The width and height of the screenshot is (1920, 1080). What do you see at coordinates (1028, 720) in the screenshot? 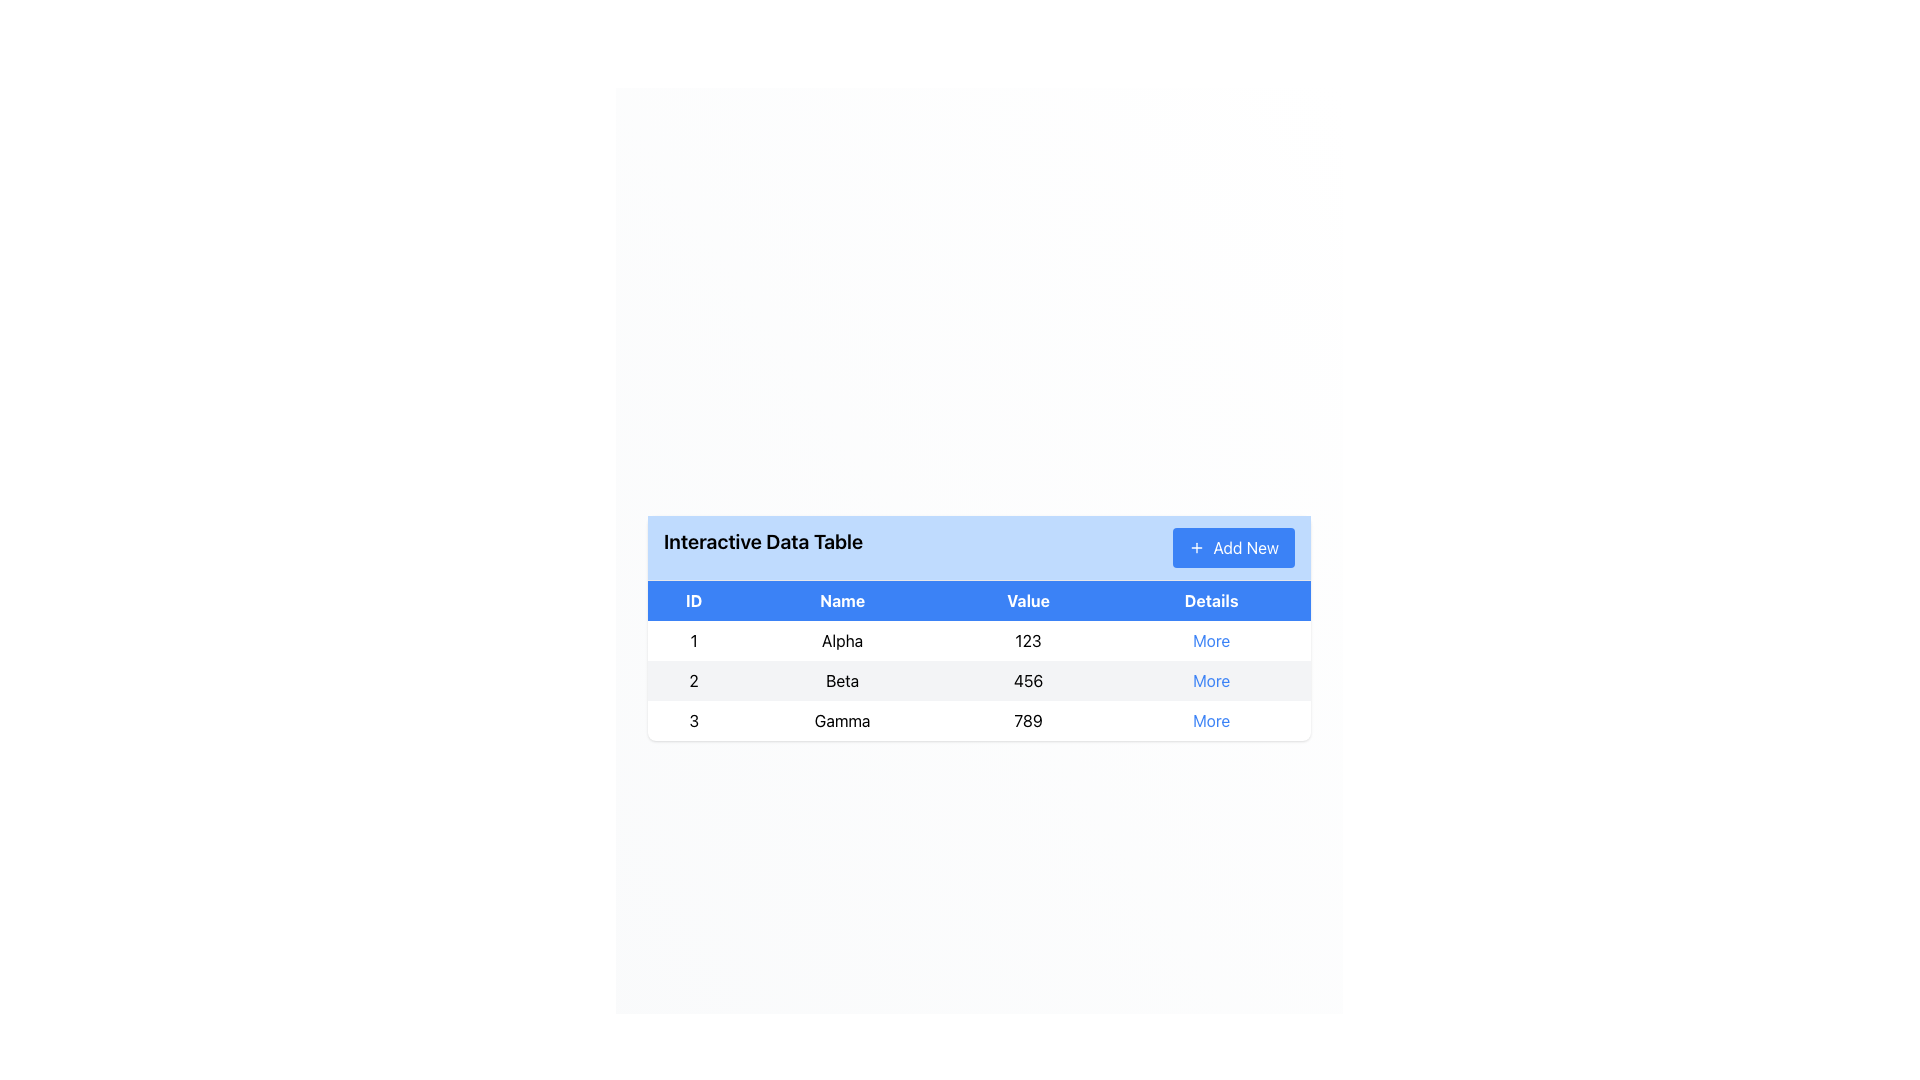
I see `the text label displaying numerical data for the 'Gamma' row in the table, located in the third row and third column under the 'Value' label` at bounding box center [1028, 720].